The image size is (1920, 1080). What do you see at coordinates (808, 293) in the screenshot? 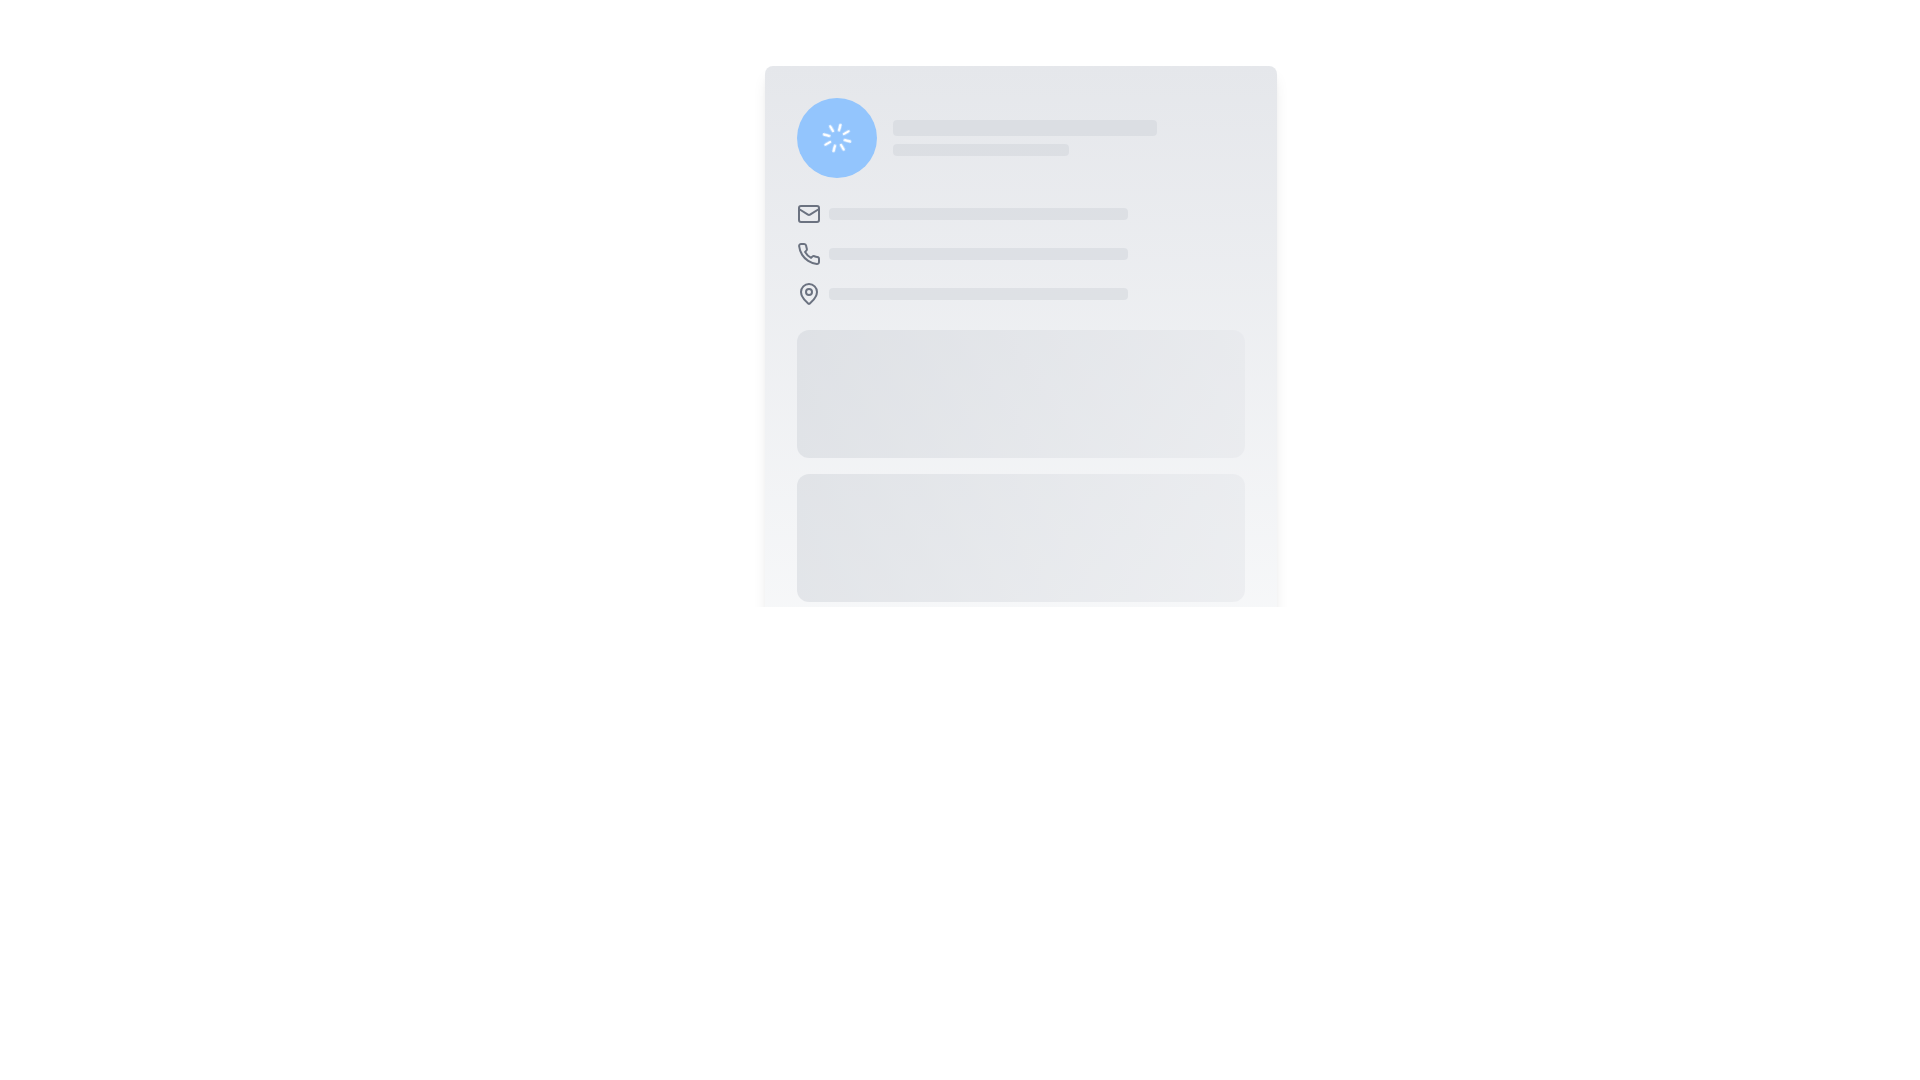
I see `the stylized pin icon representing a location marker, which is centered beneath a phone icon and above a set of text items` at bounding box center [808, 293].